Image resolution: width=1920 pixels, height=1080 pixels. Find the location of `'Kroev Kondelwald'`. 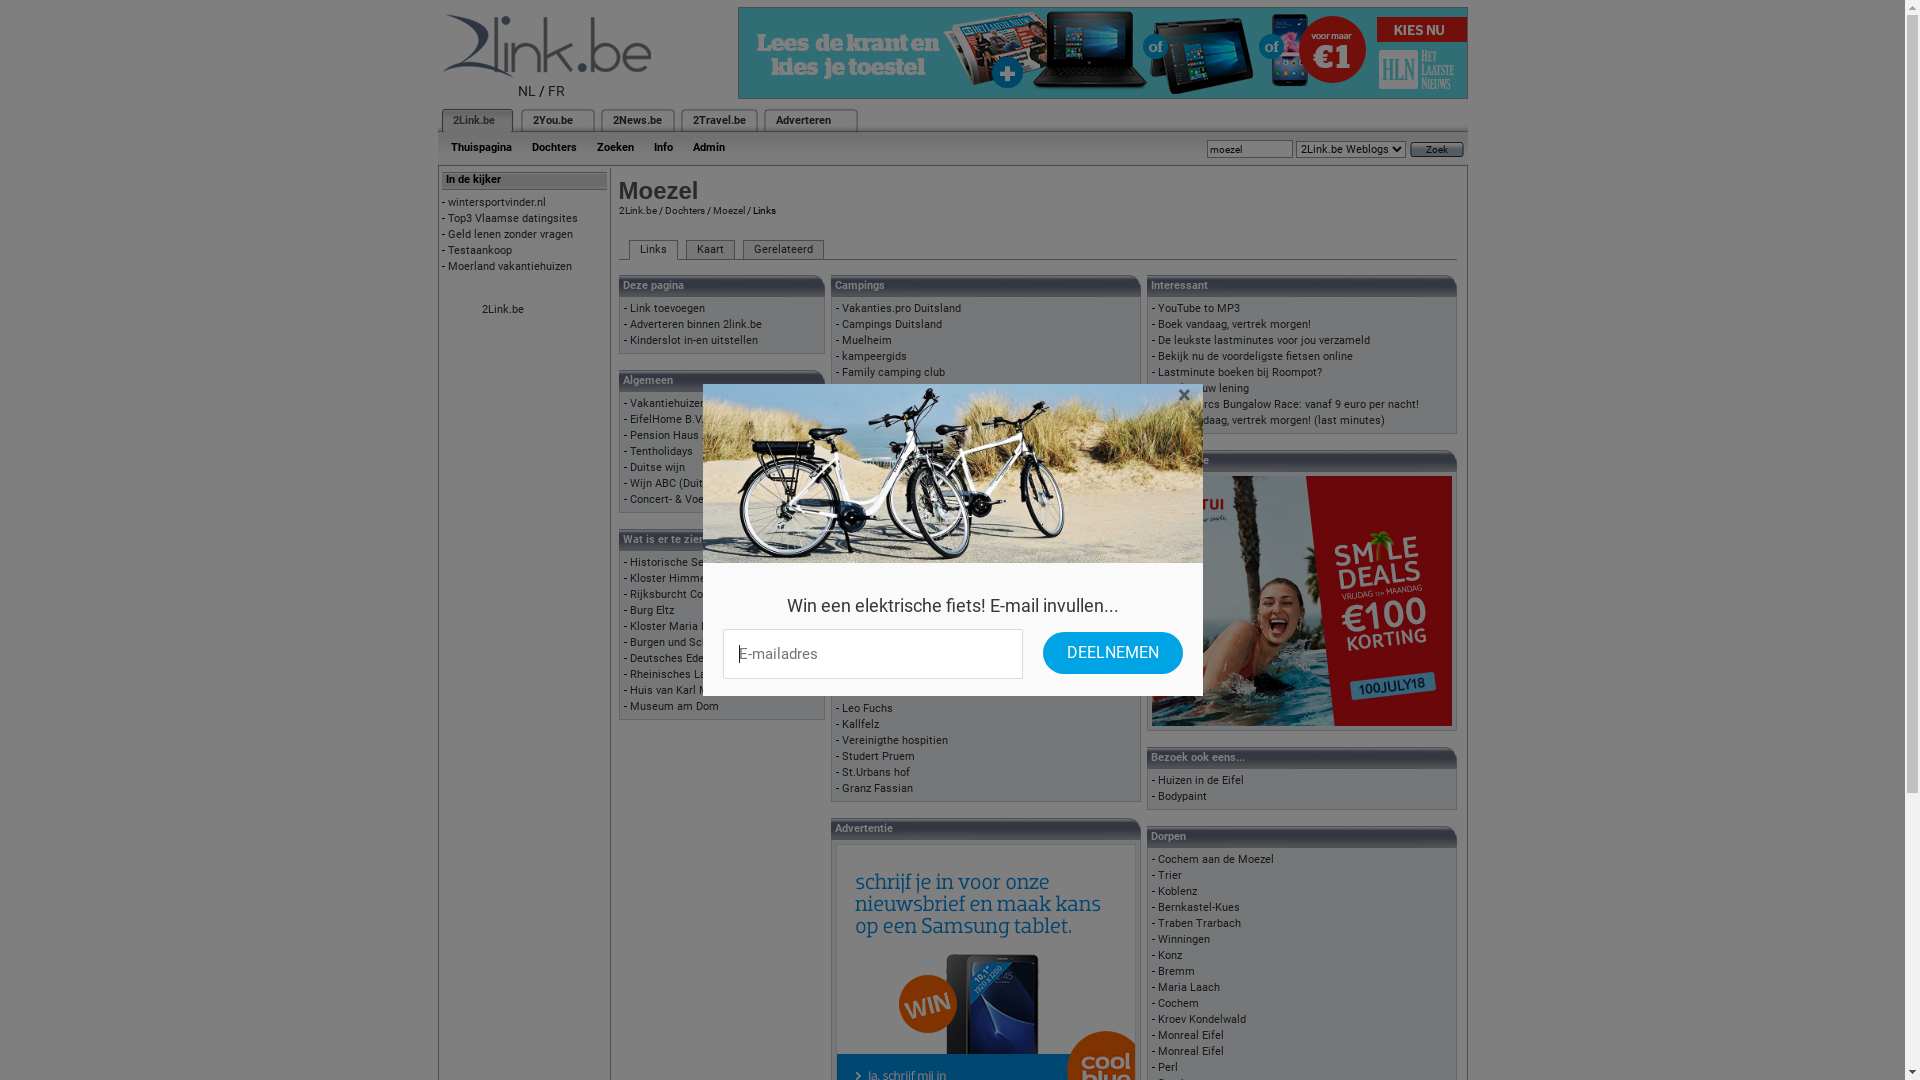

'Kroev Kondelwald' is located at coordinates (1200, 1019).